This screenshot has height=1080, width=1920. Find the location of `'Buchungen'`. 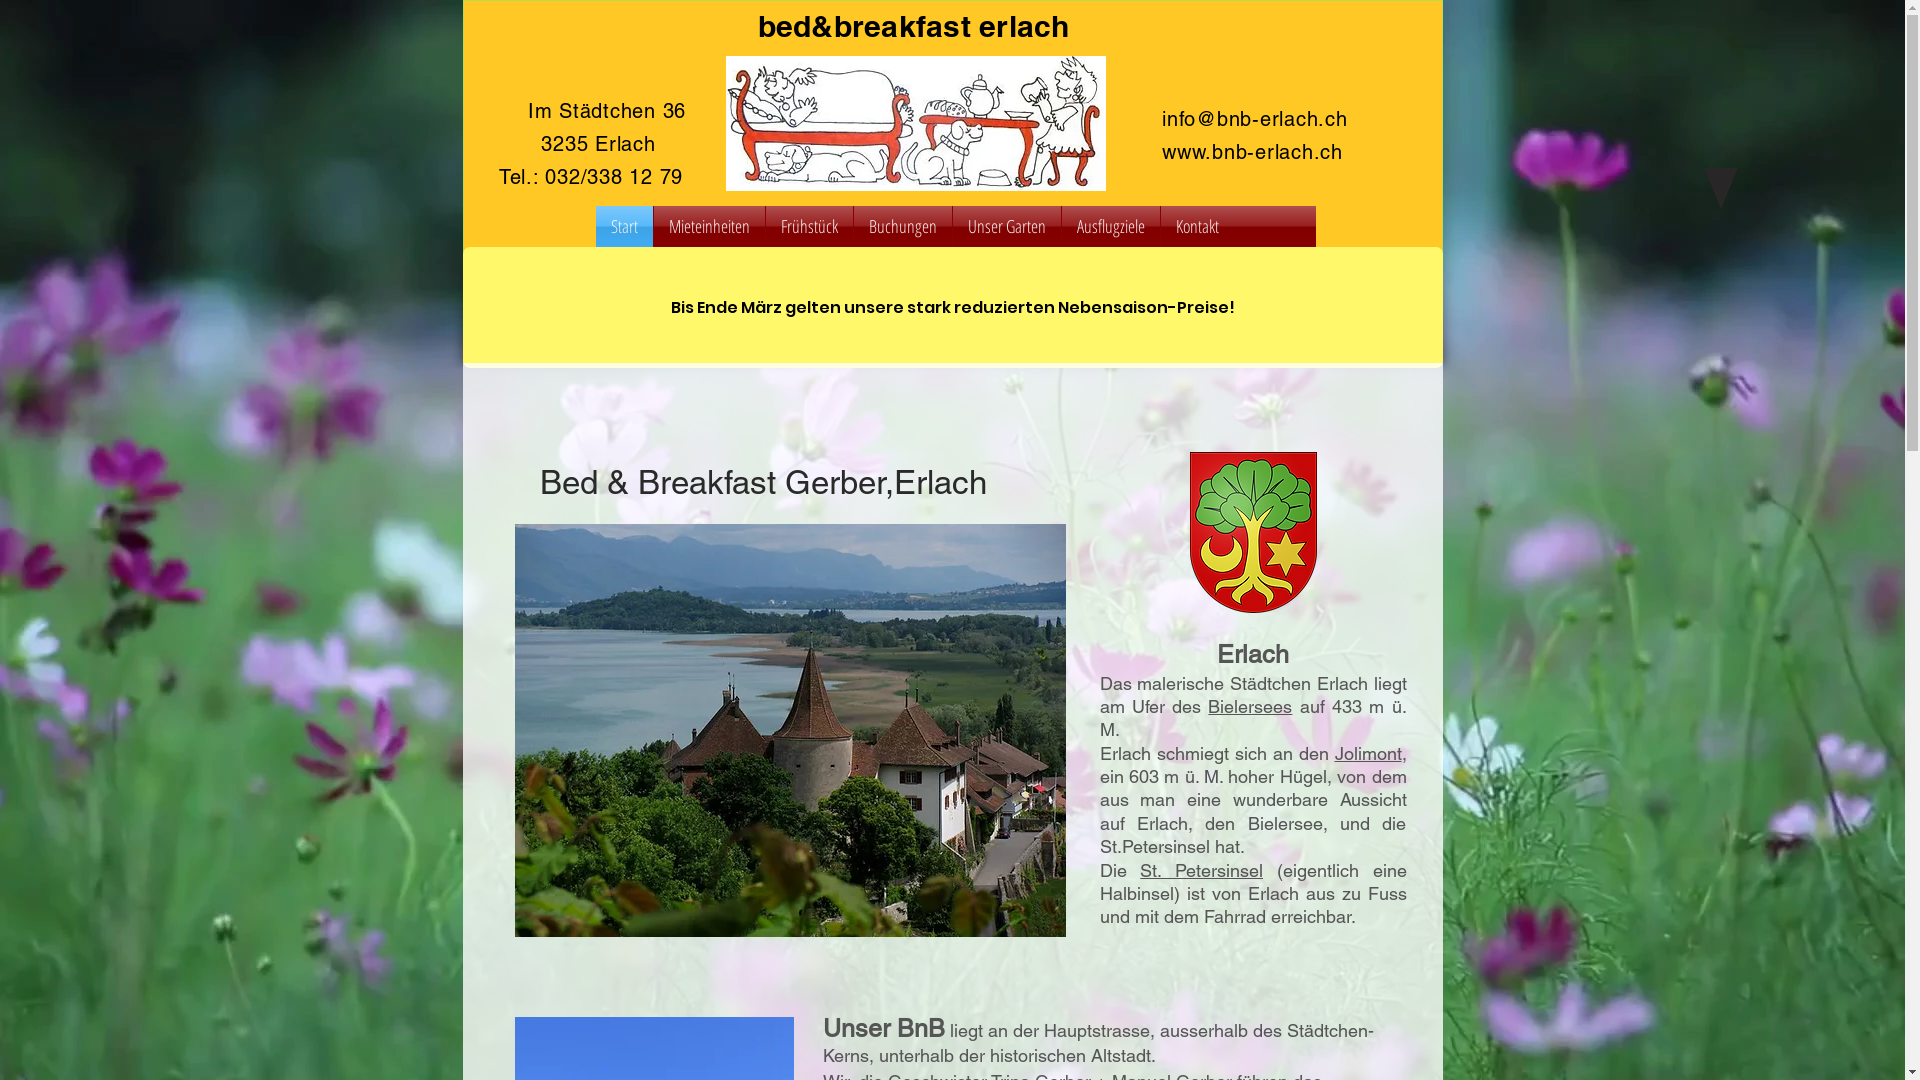

'Buchungen' is located at coordinates (901, 225).